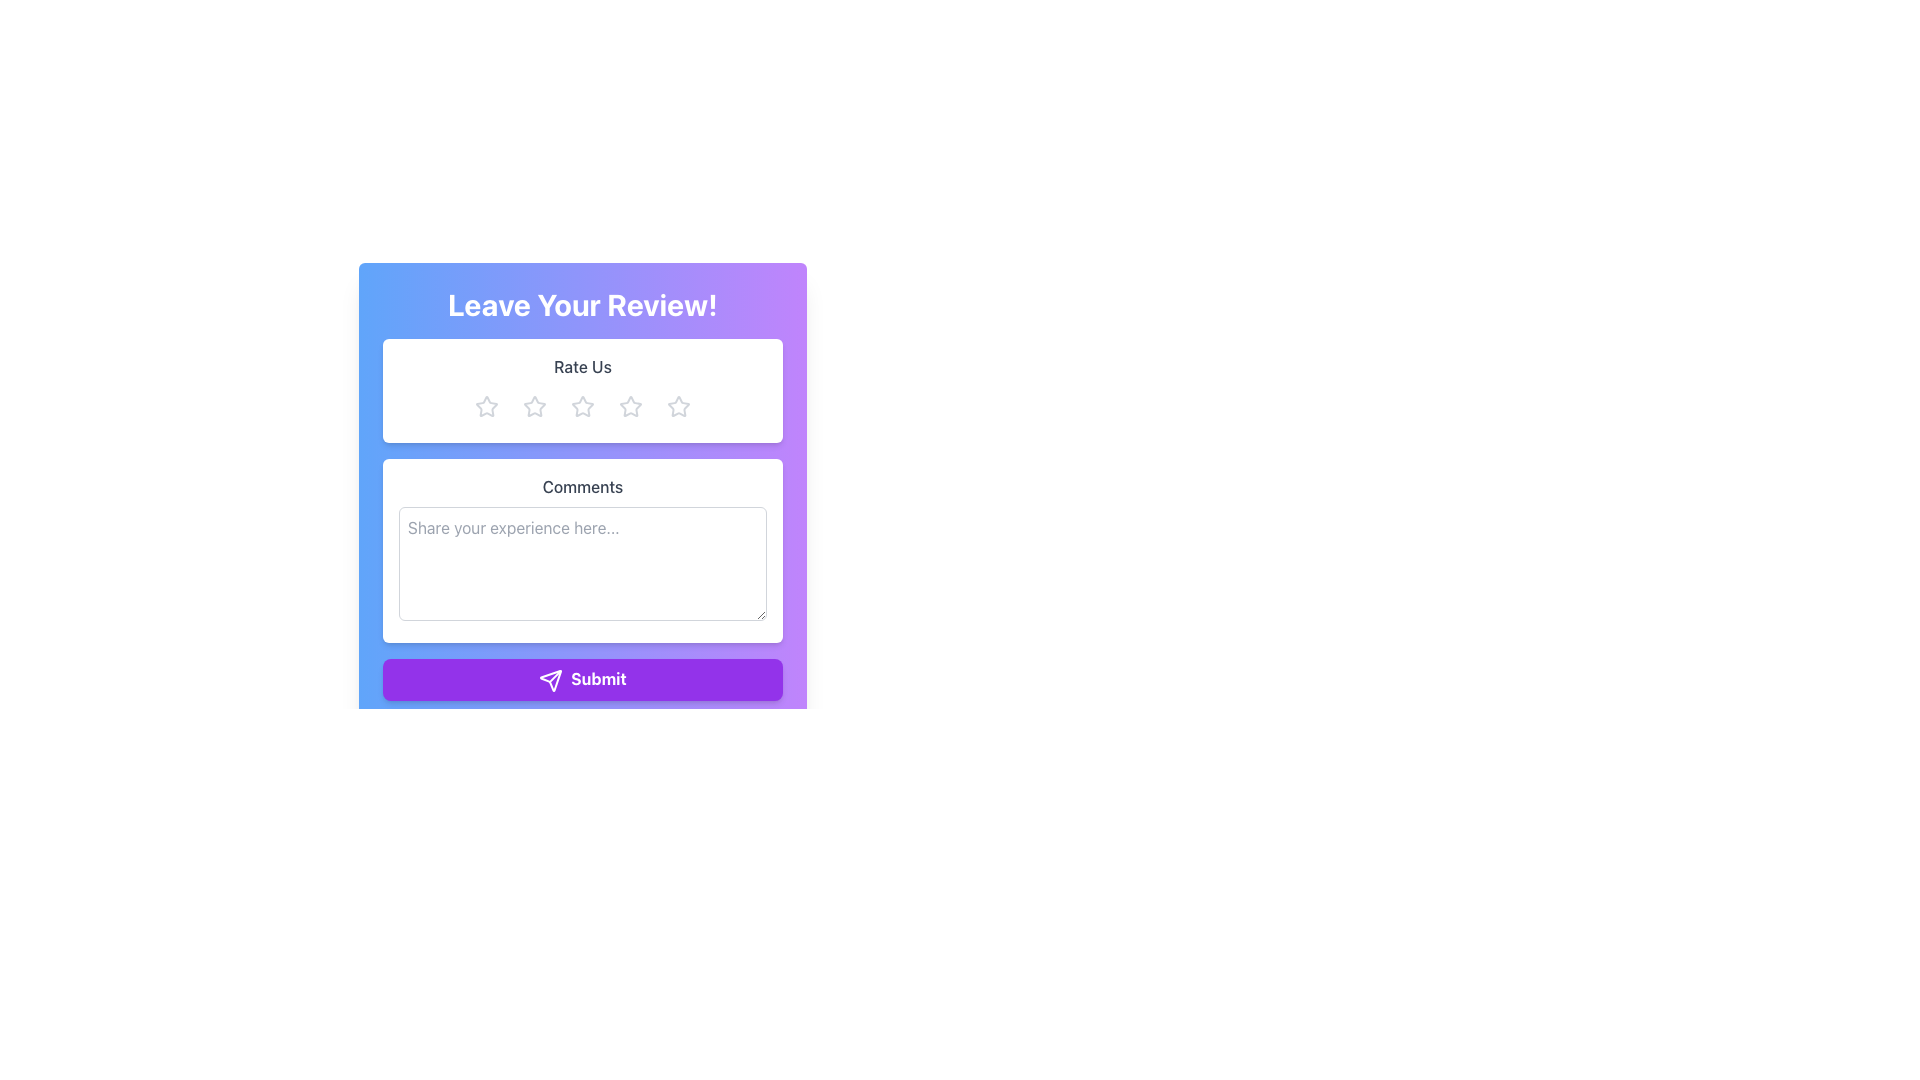 The width and height of the screenshot is (1920, 1080). I want to click on the first hollow star icon in the 'Rate Us' section, so click(534, 405).